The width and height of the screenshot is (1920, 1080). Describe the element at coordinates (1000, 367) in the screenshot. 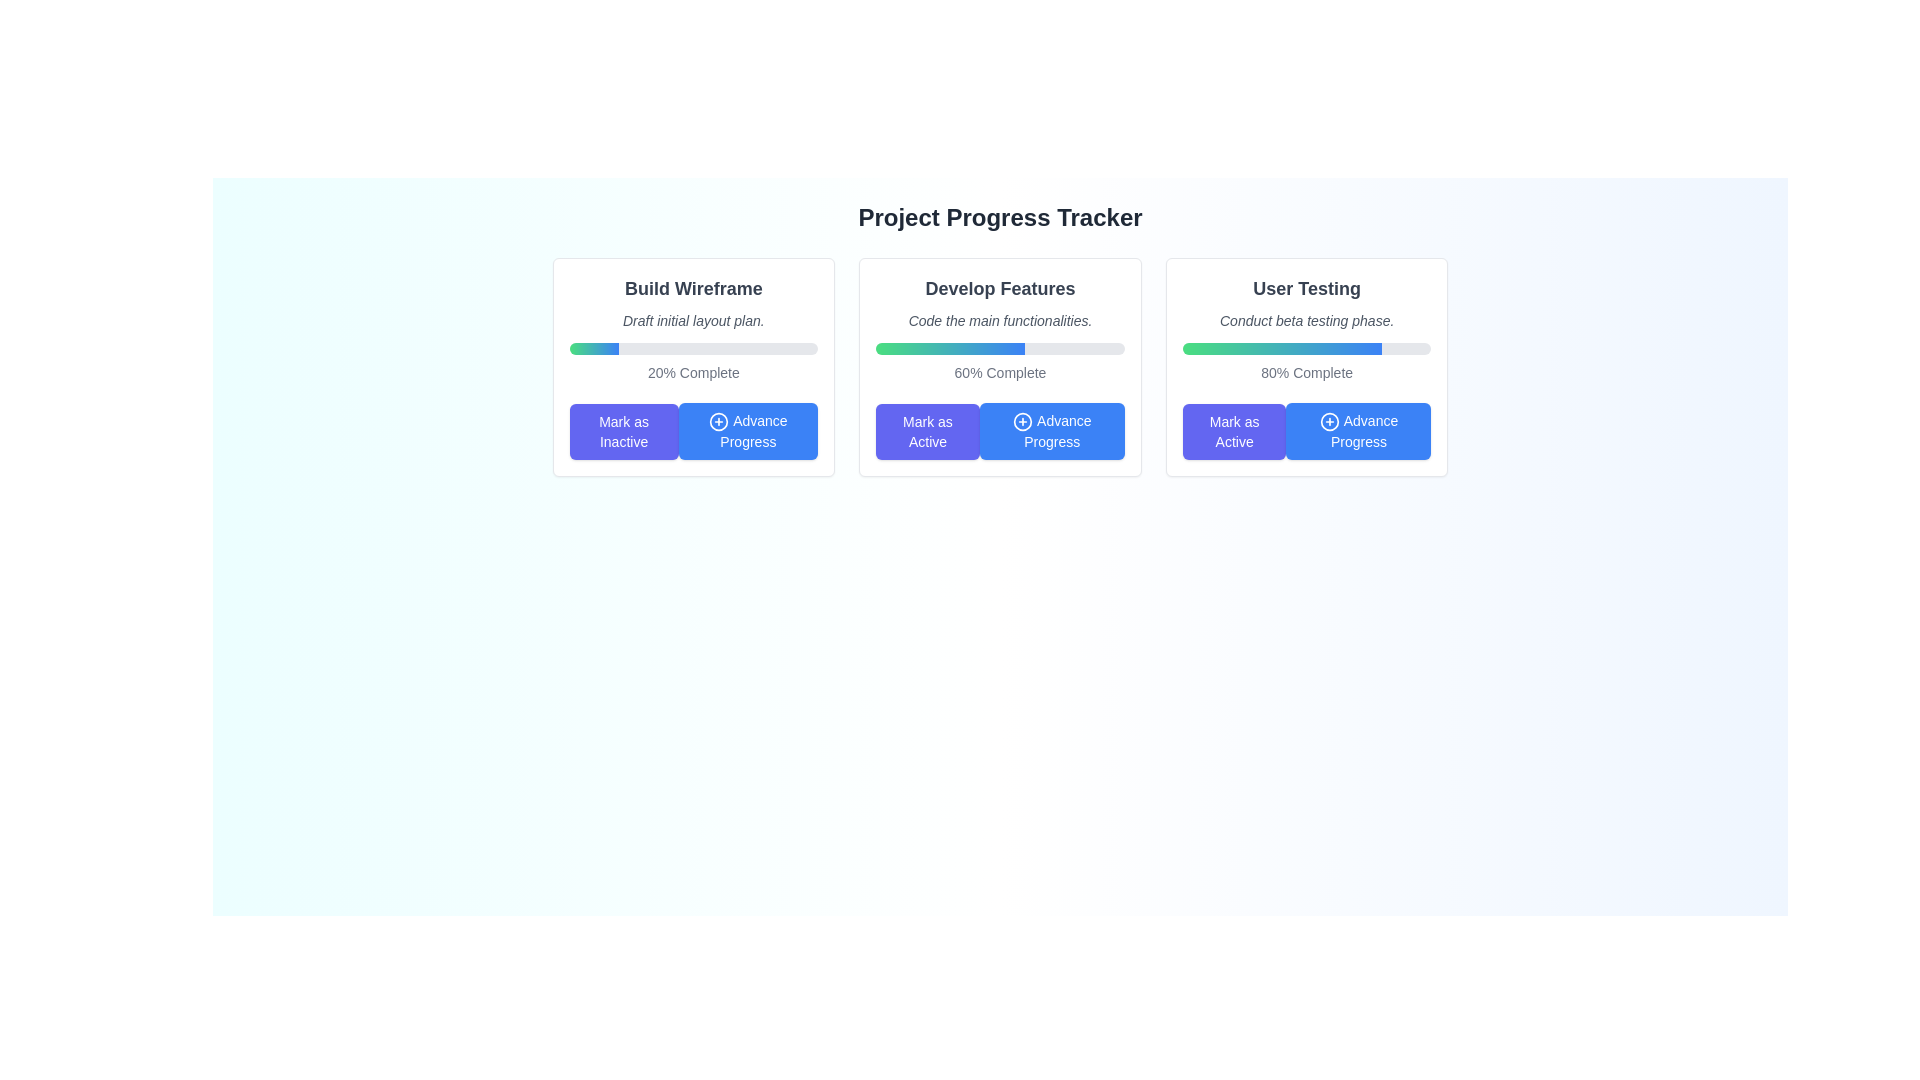

I see `the middle card displaying the state of the process 'Develop Features' in the Project Progress Tracker interface` at that location.